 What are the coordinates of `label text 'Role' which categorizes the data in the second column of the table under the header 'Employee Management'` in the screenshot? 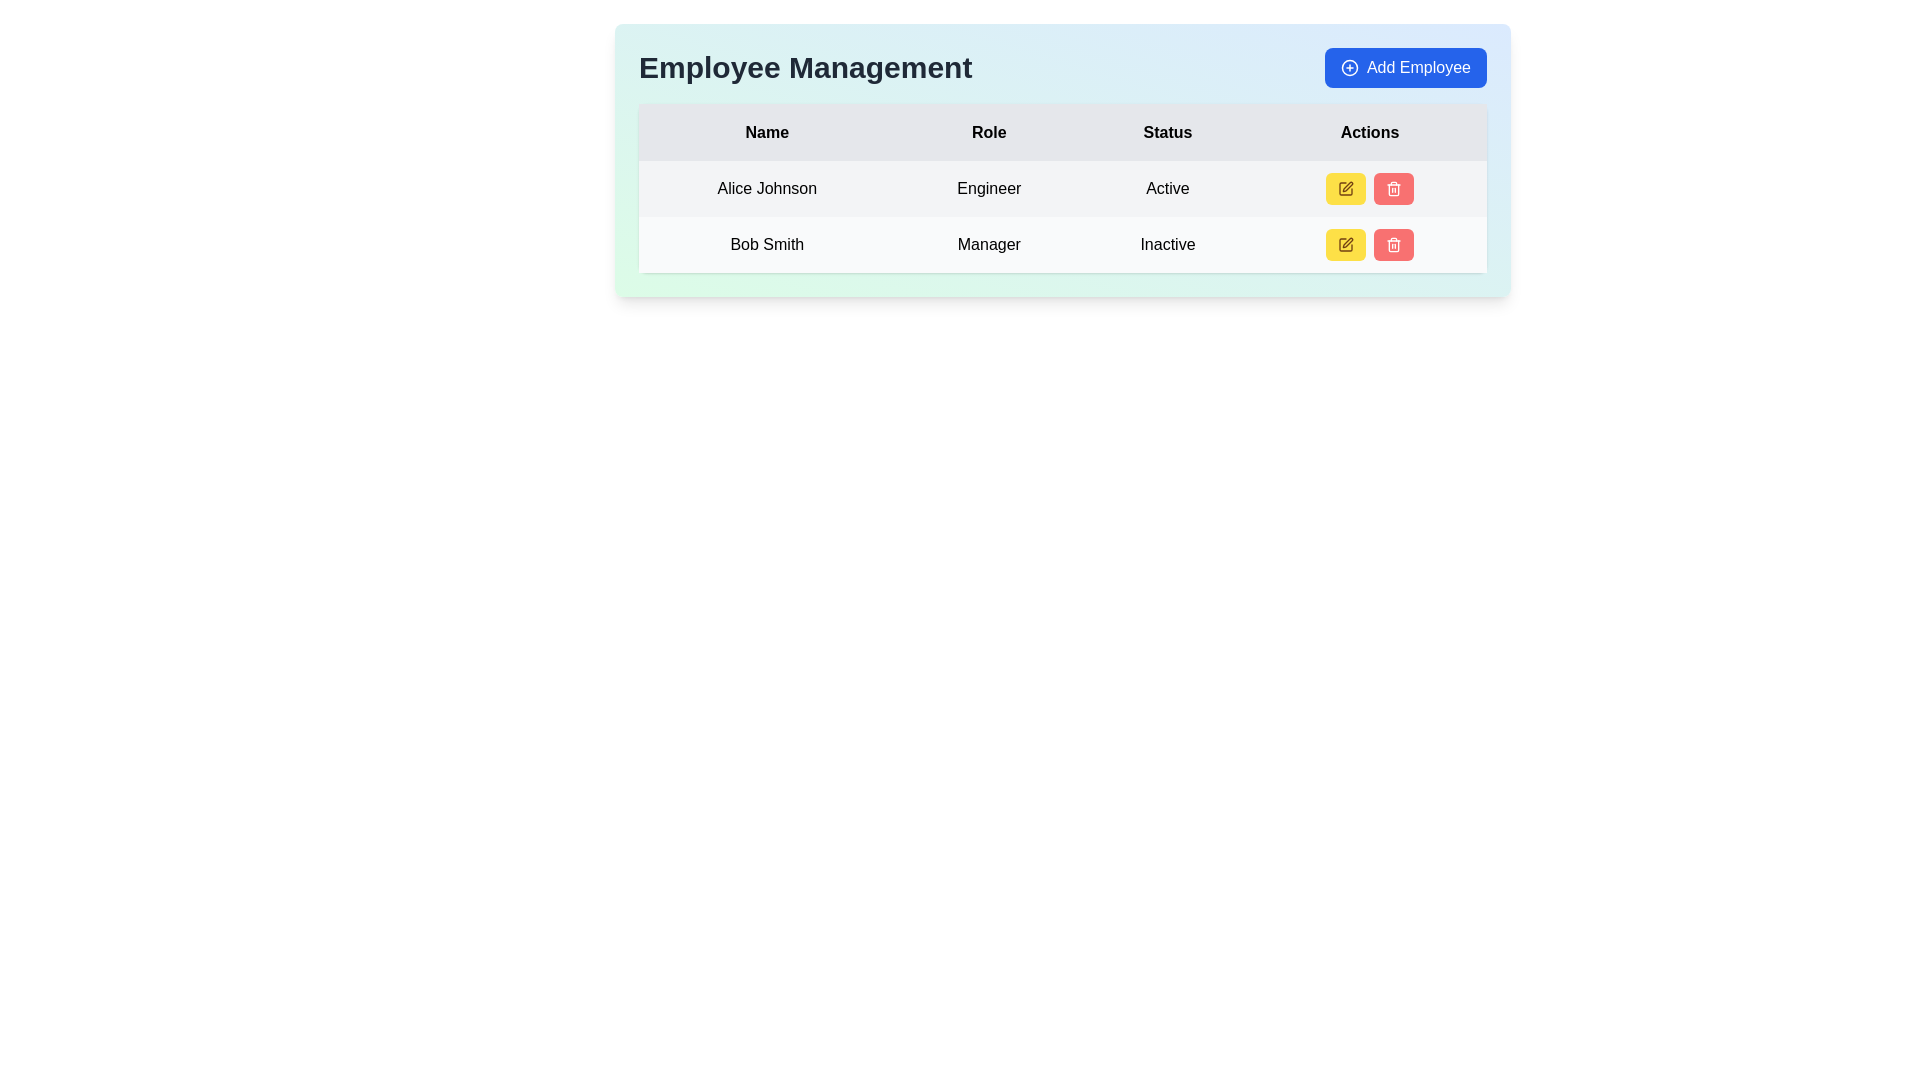 It's located at (989, 132).